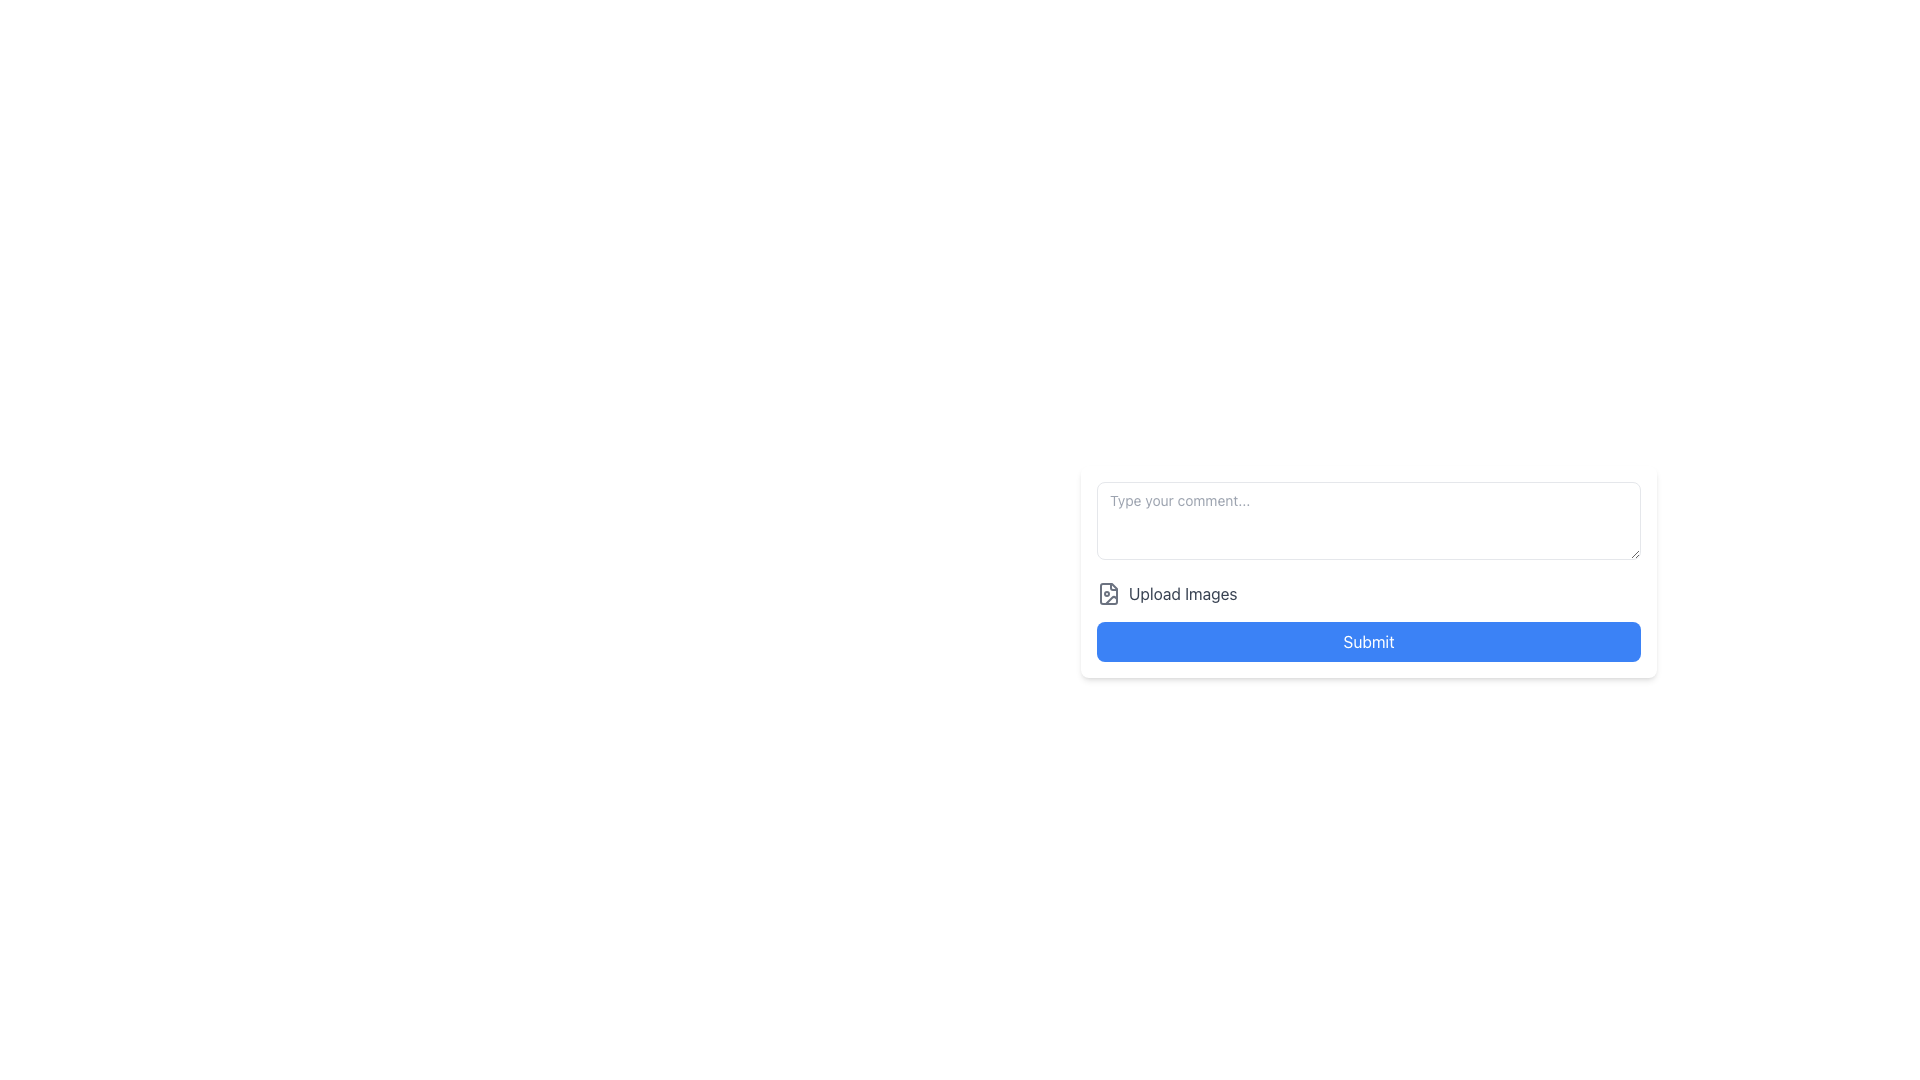 The height and width of the screenshot is (1080, 1920). Describe the element at coordinates (1107, 593) in the screenshot. I see `the SVG Icon element that resembles a document with a camera overlay, positioned to the left of the 'Upload Images' label` at that location.